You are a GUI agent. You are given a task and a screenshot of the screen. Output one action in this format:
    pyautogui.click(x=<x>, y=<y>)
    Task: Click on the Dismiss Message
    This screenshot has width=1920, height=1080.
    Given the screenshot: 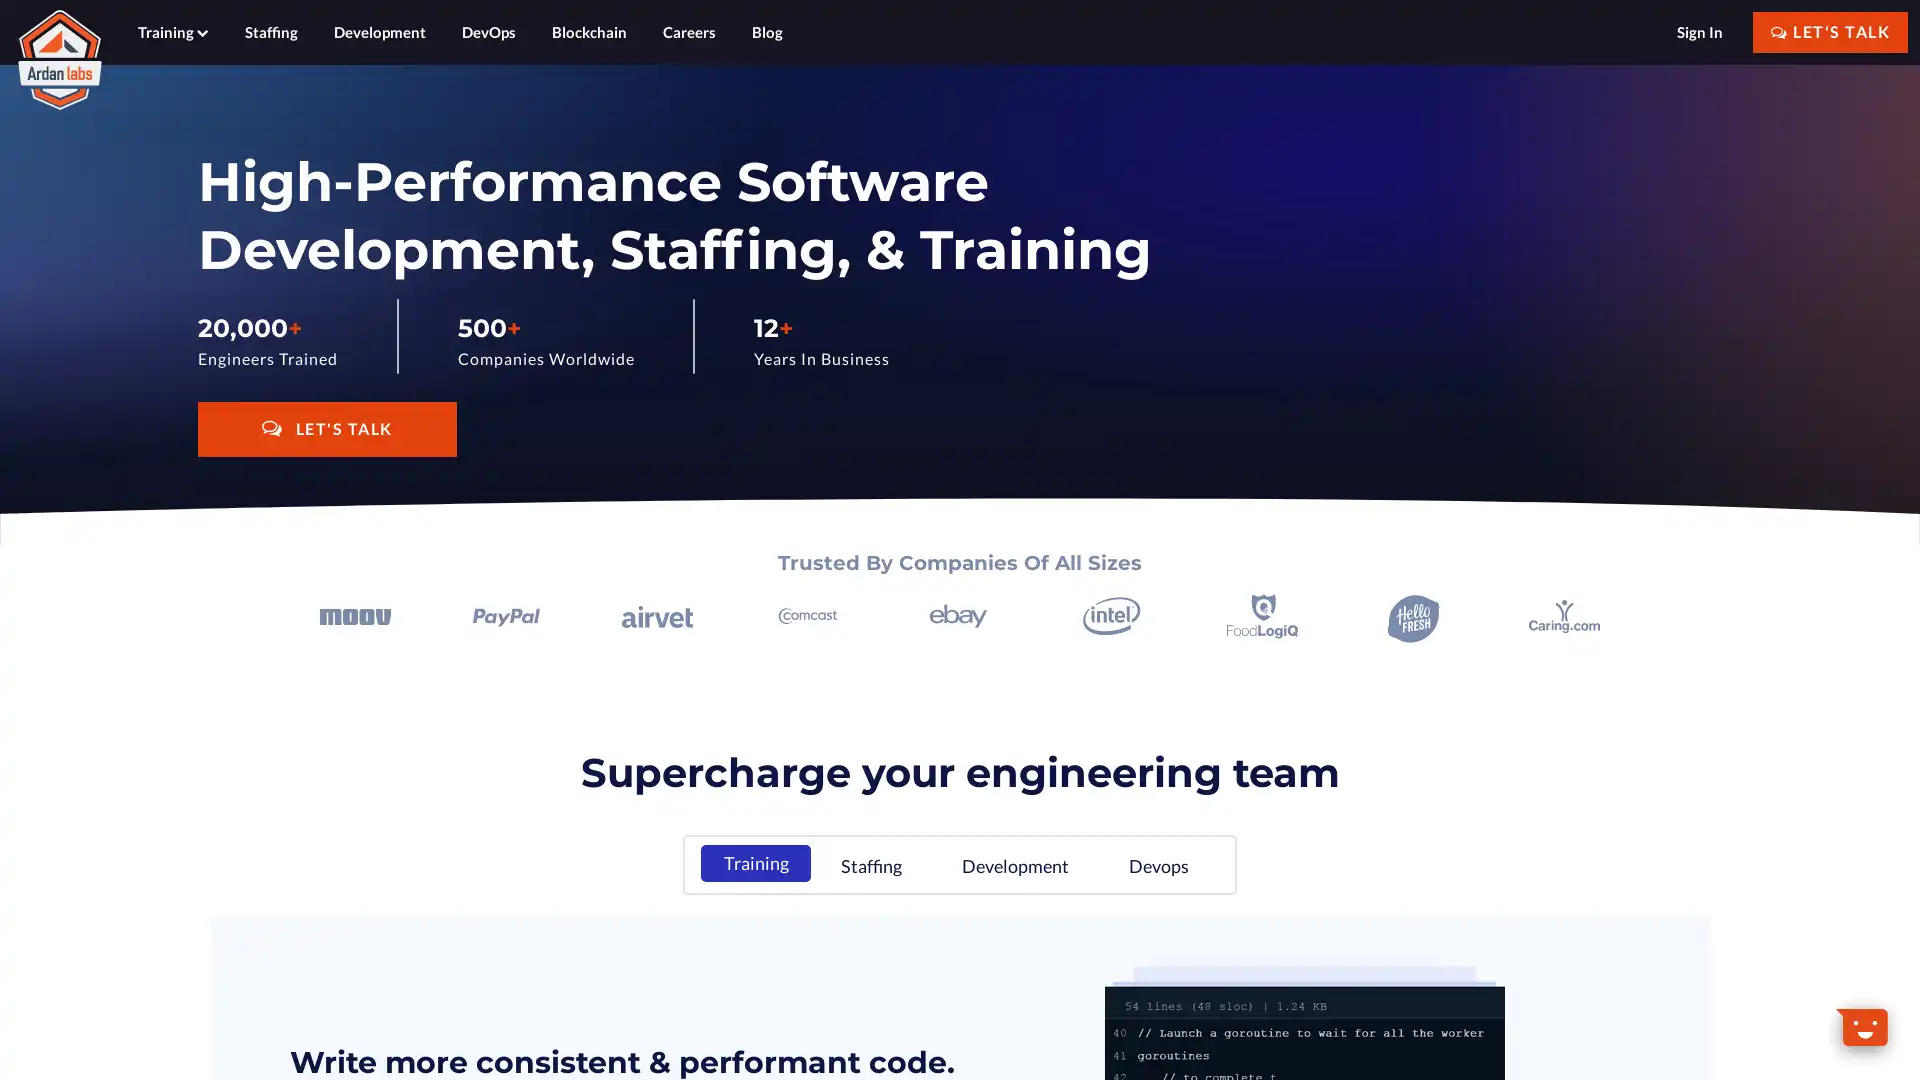 What is the action you would take?
    pyautogui.click(x=1815, y=1003)
    